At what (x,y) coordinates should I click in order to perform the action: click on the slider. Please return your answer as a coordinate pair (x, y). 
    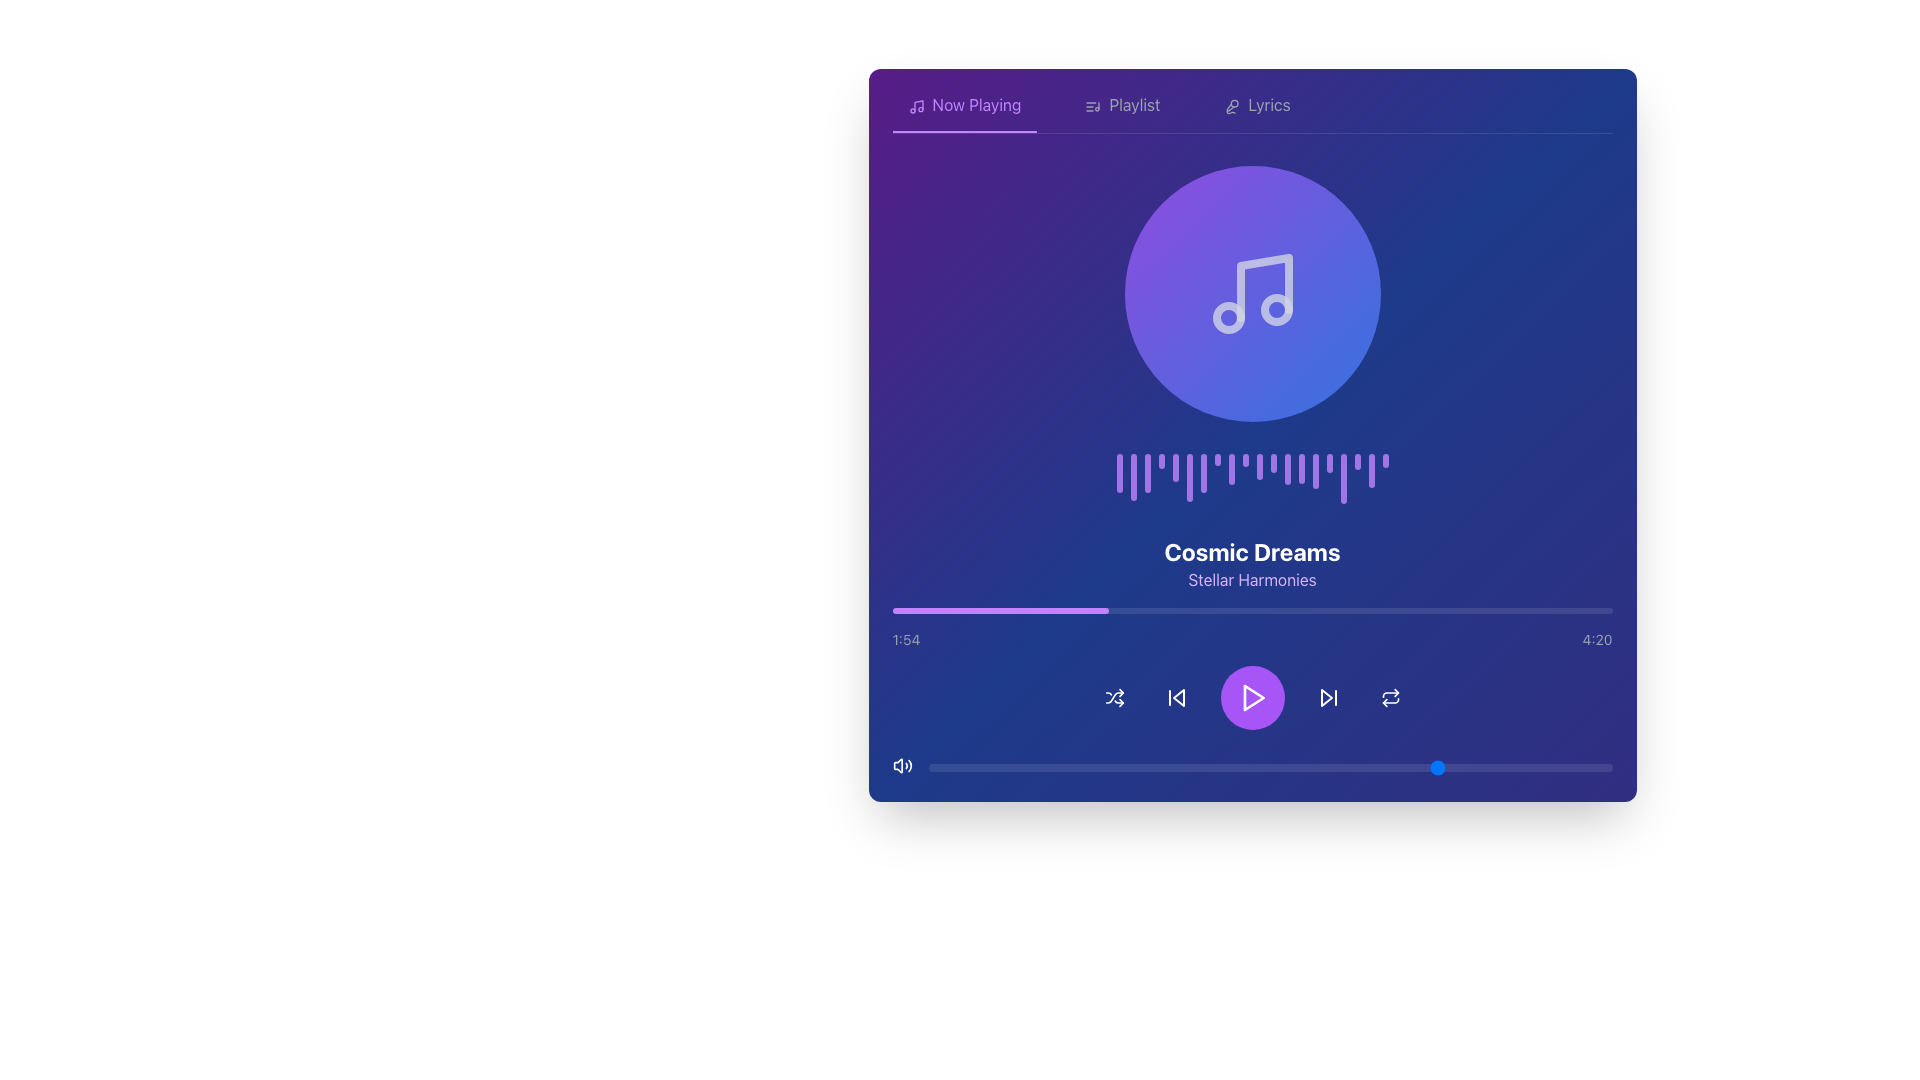
    Looking at the image, I should click on (983, 766).